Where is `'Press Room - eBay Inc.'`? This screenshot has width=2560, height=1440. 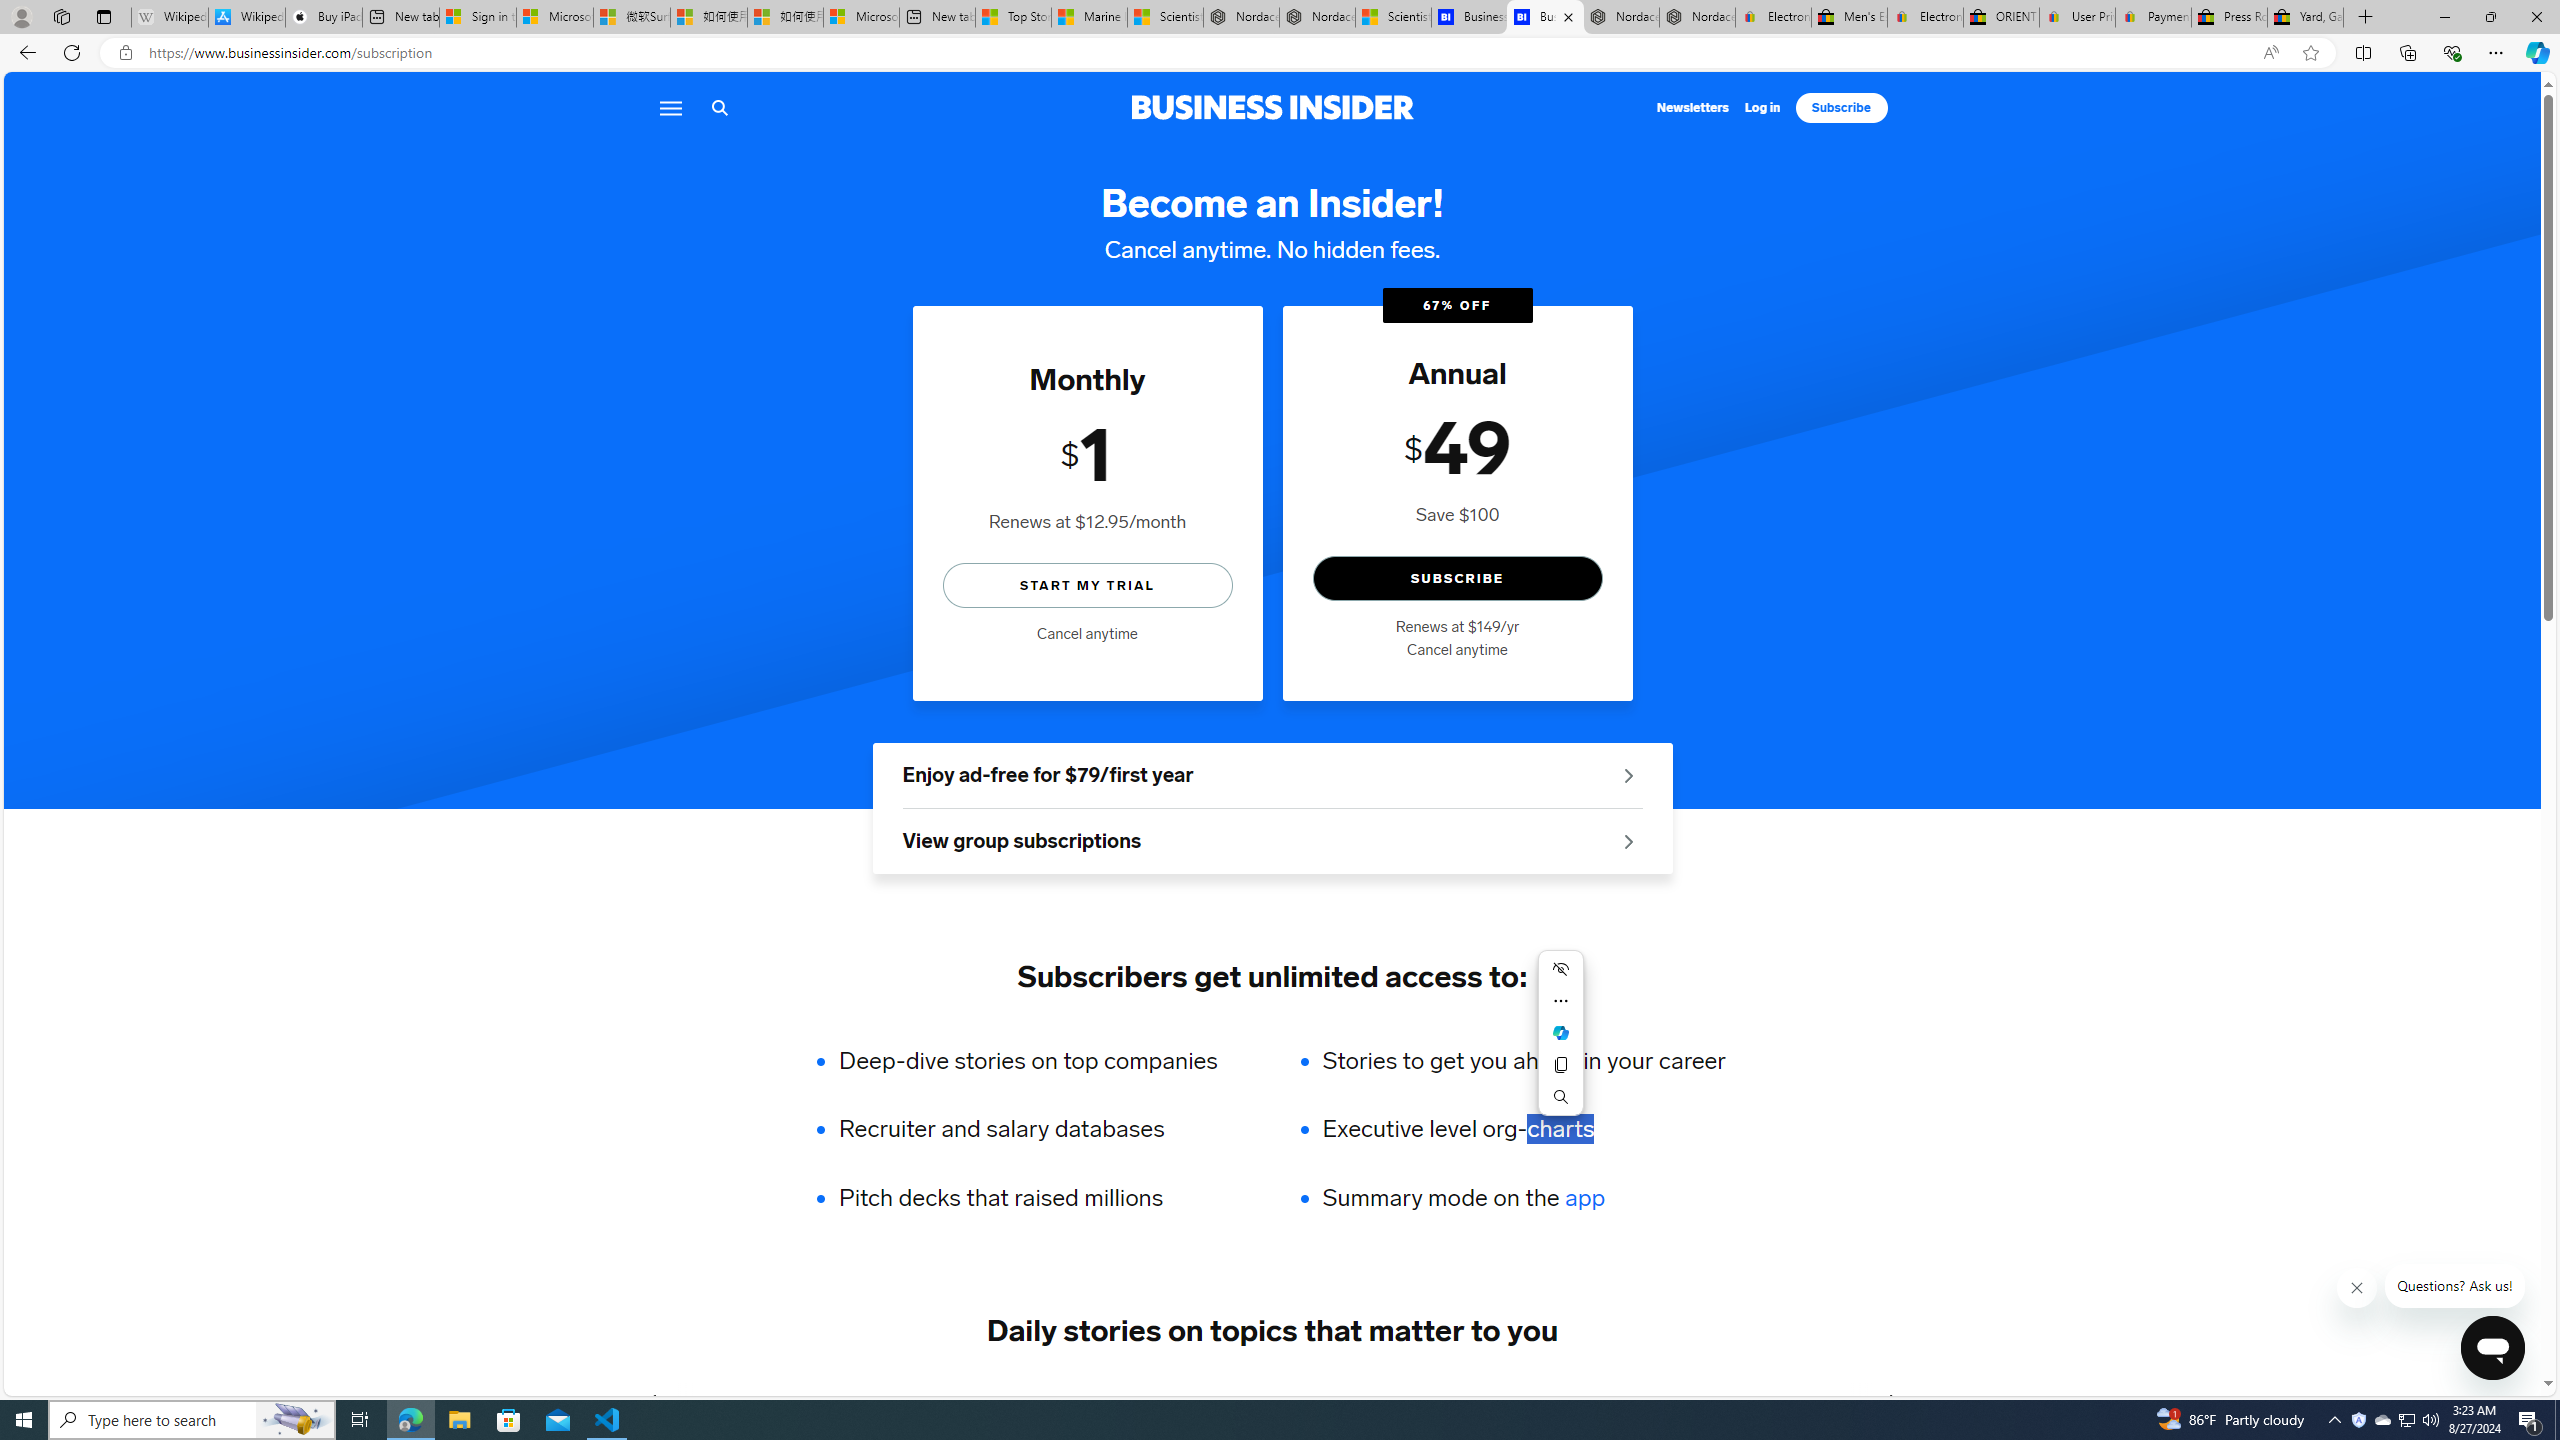
'Press Room - eBay Inc.' is located at coordinates (2229, 16).